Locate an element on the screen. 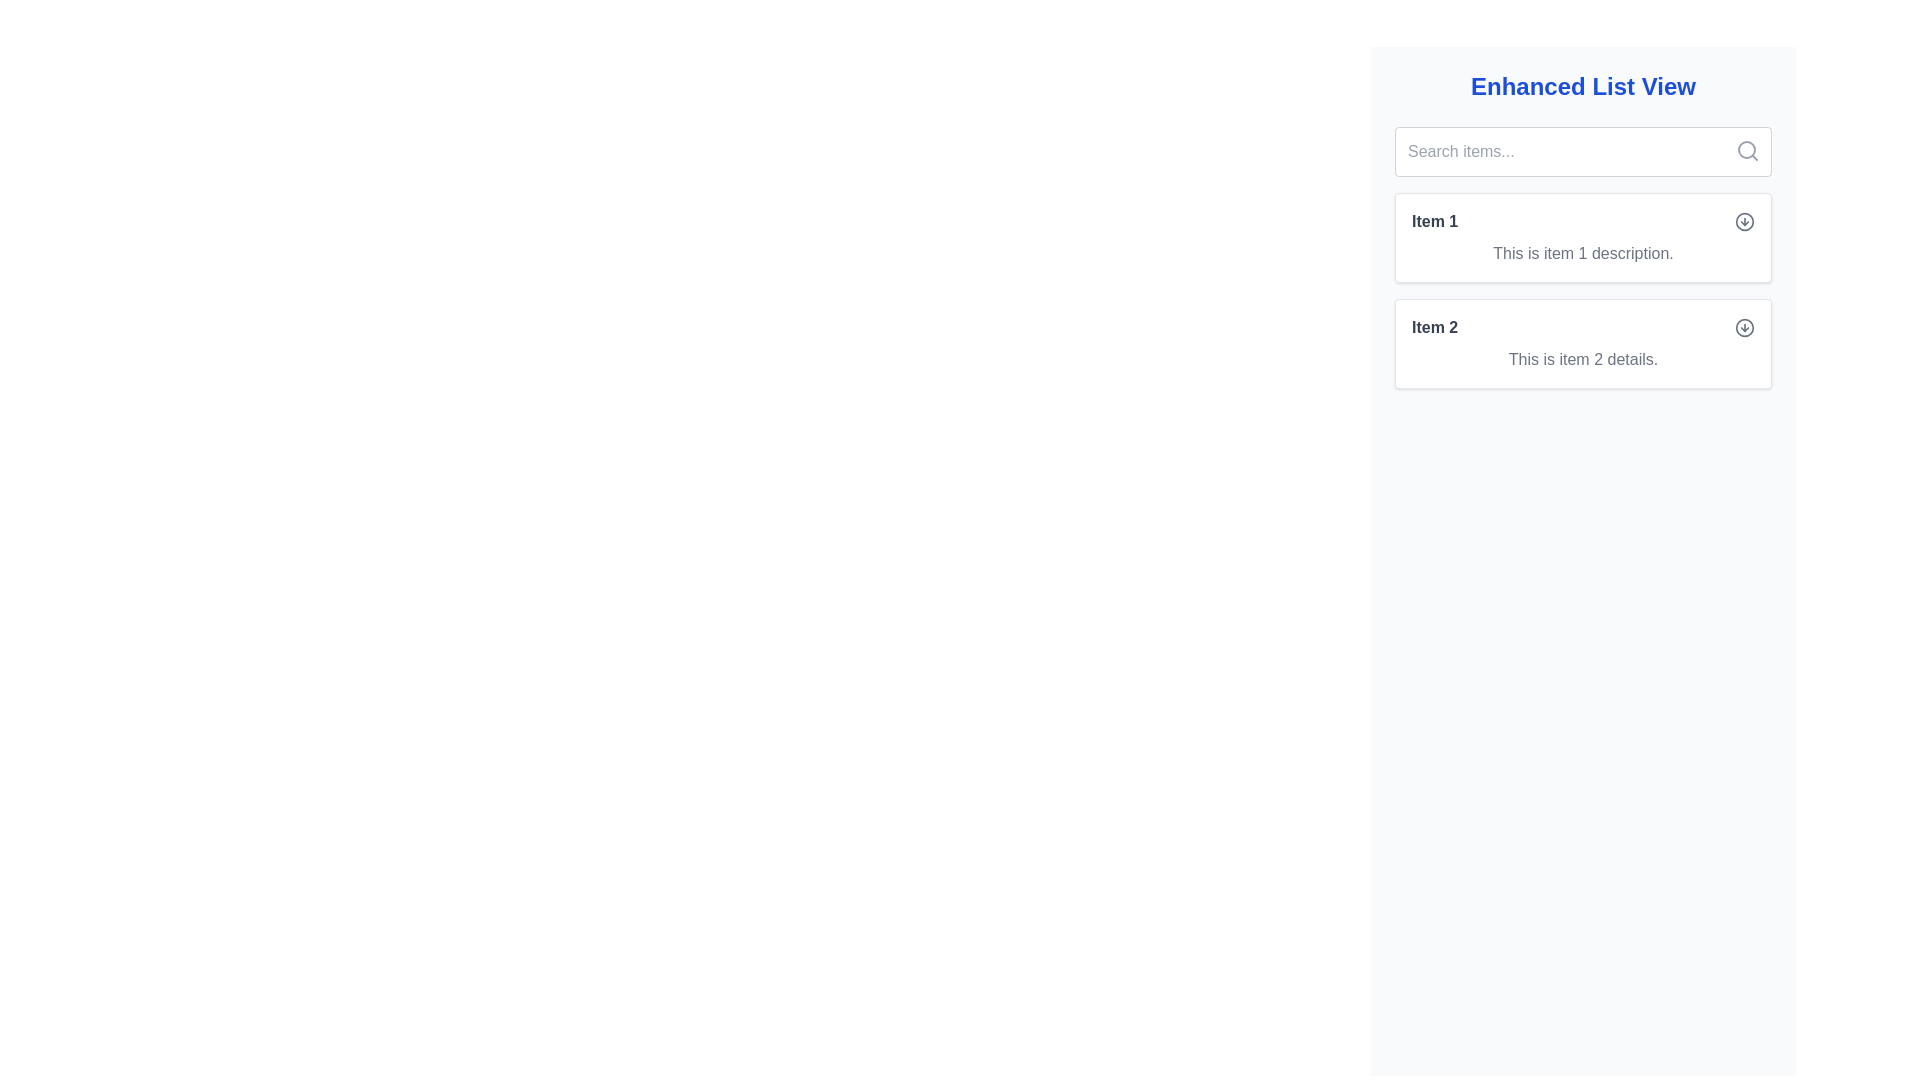 Image resolution: width=1920 pixels, height=1080 pixels. the interactive icon button representing a downward arrow encased in a circle, located next to 'Item 2' is located at coordinates (1744, 326).